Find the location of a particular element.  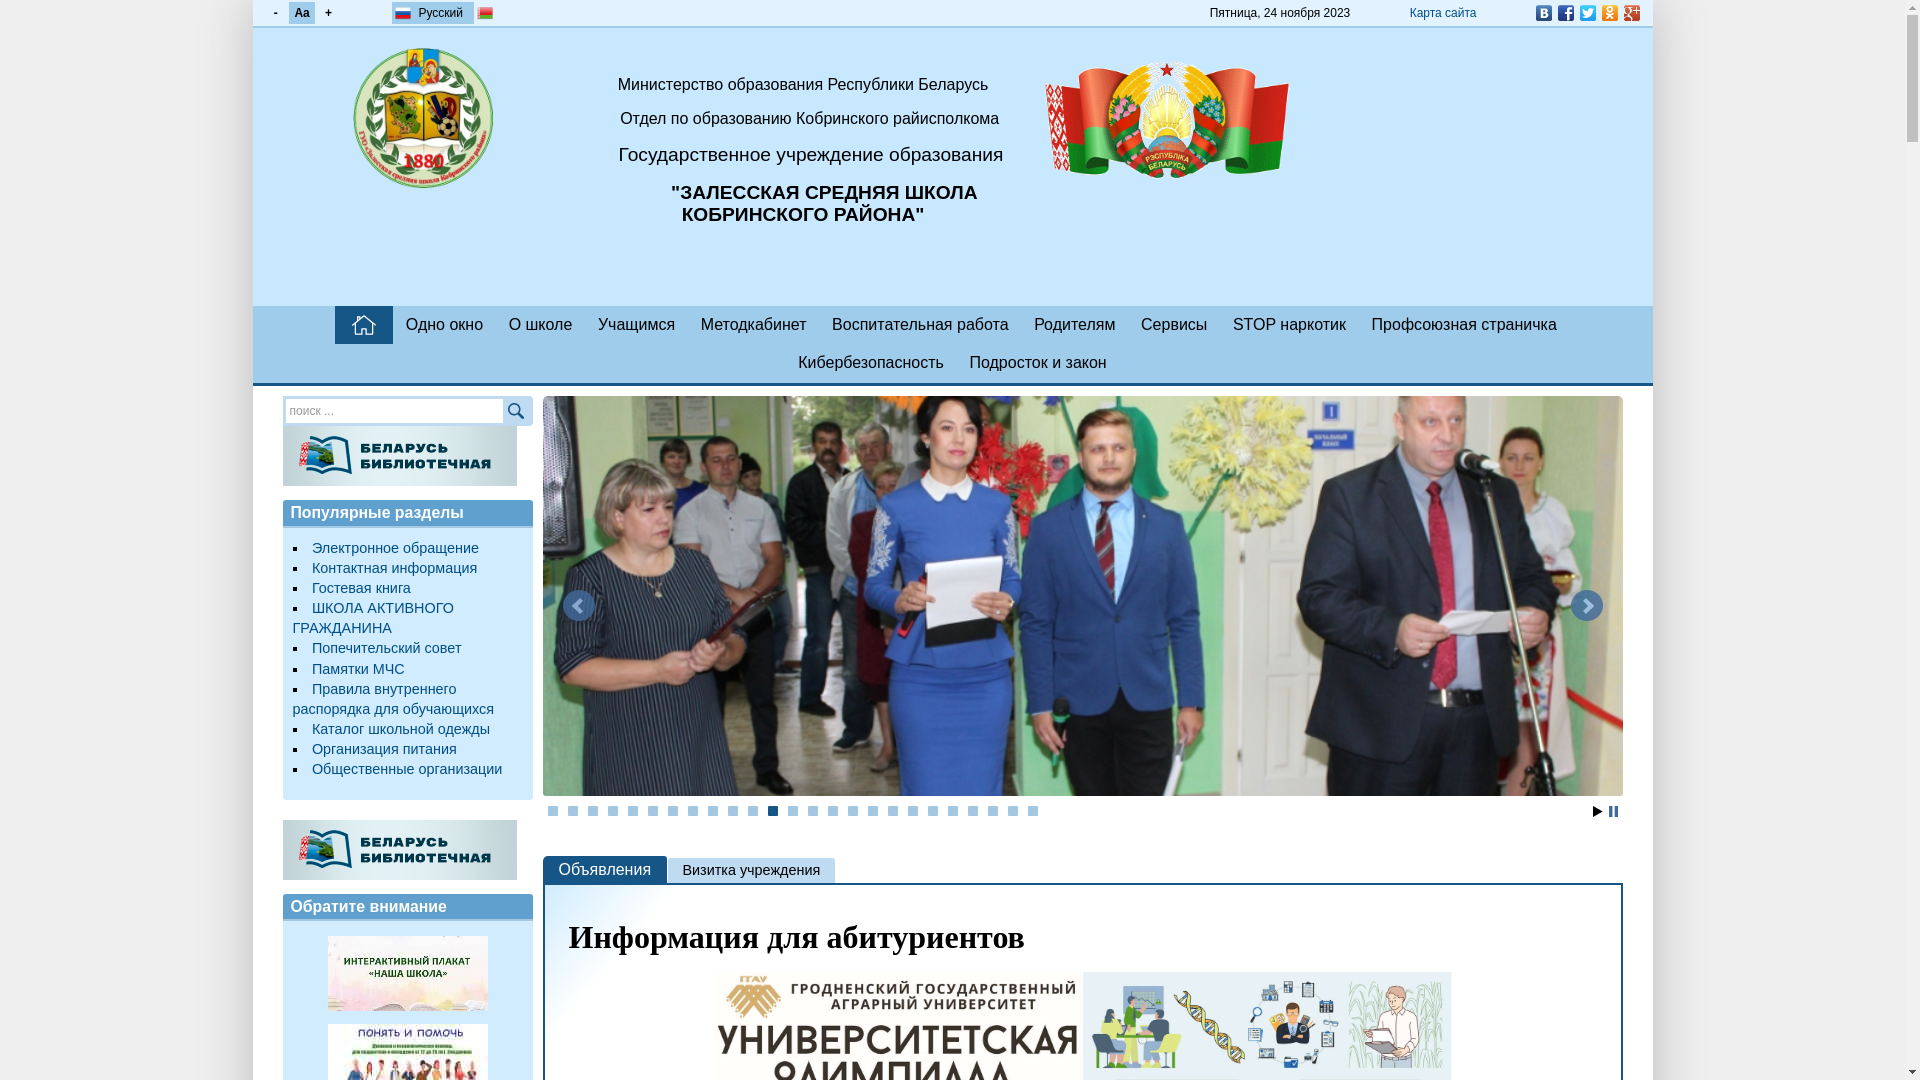

'Twitter' is located at coordinates (1574, 12).